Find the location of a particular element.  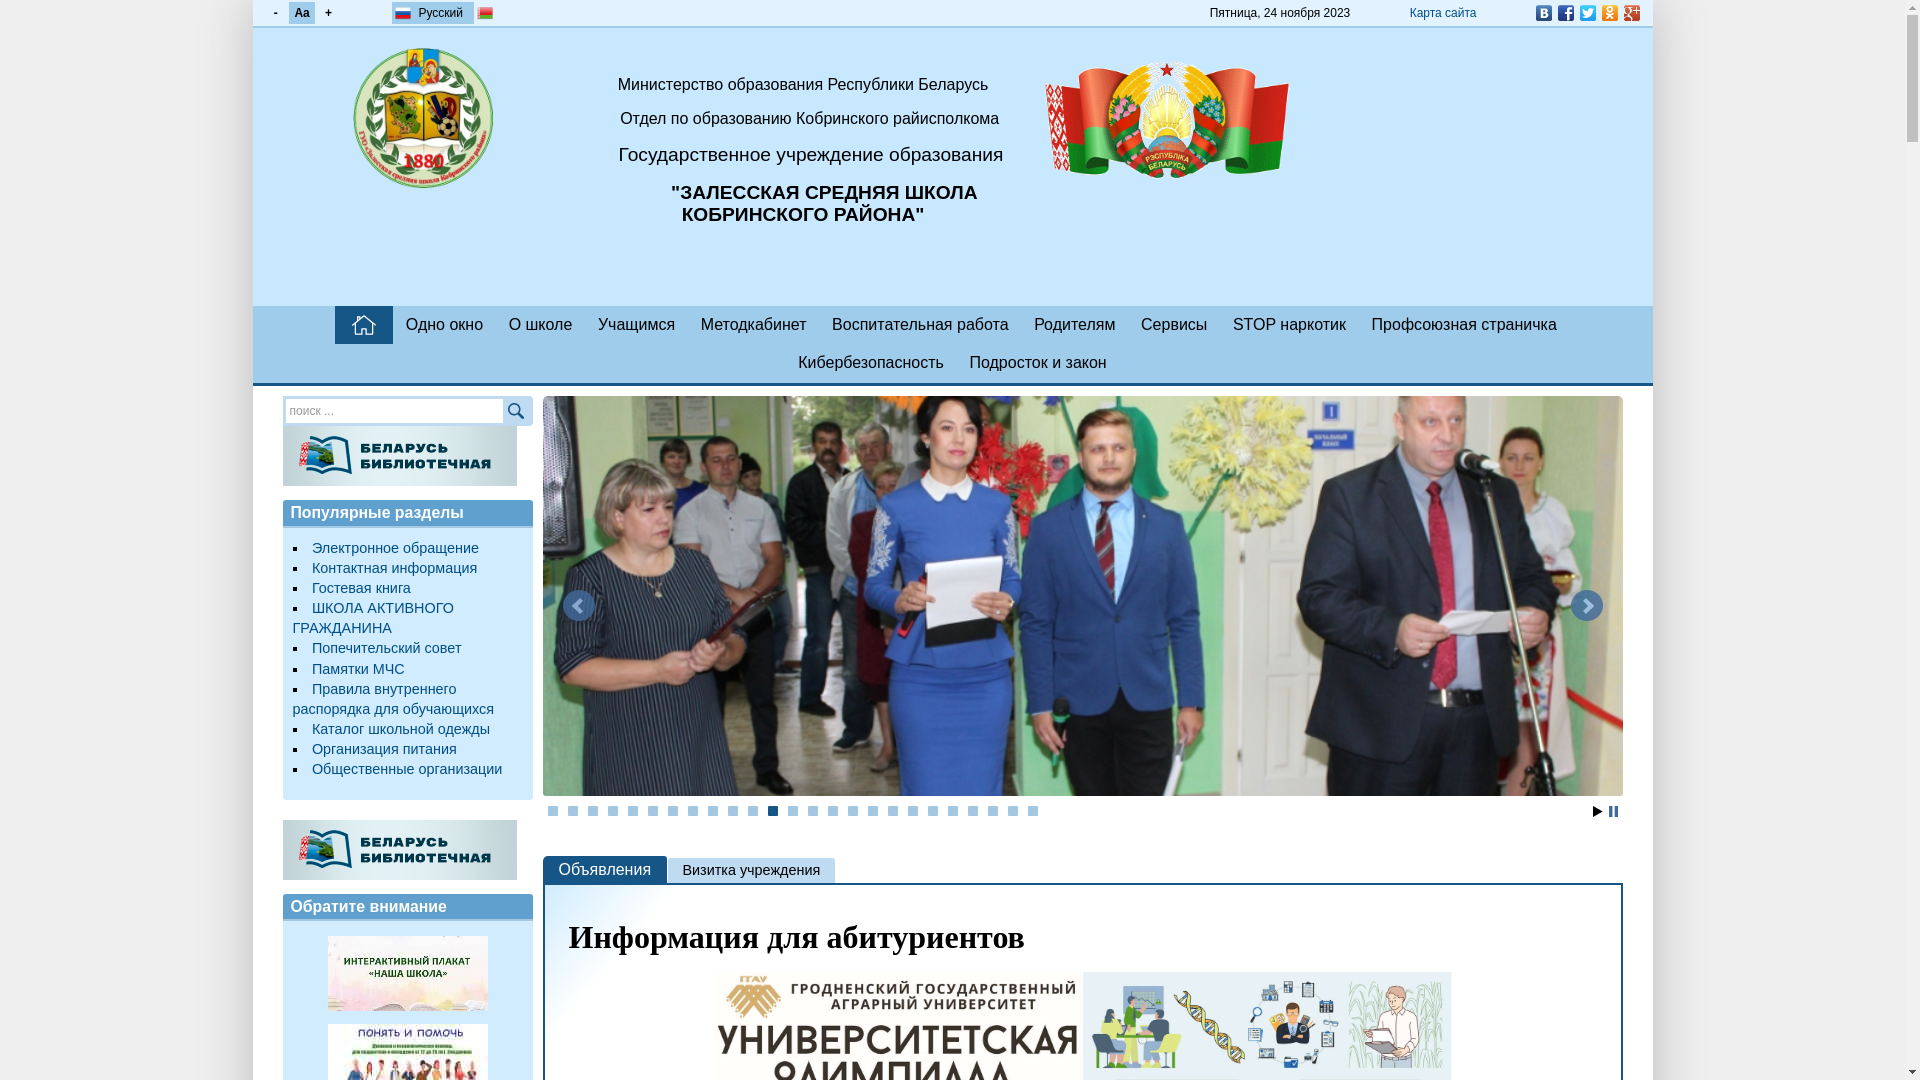

'Twitter' is located at coordinates (1574, 12).